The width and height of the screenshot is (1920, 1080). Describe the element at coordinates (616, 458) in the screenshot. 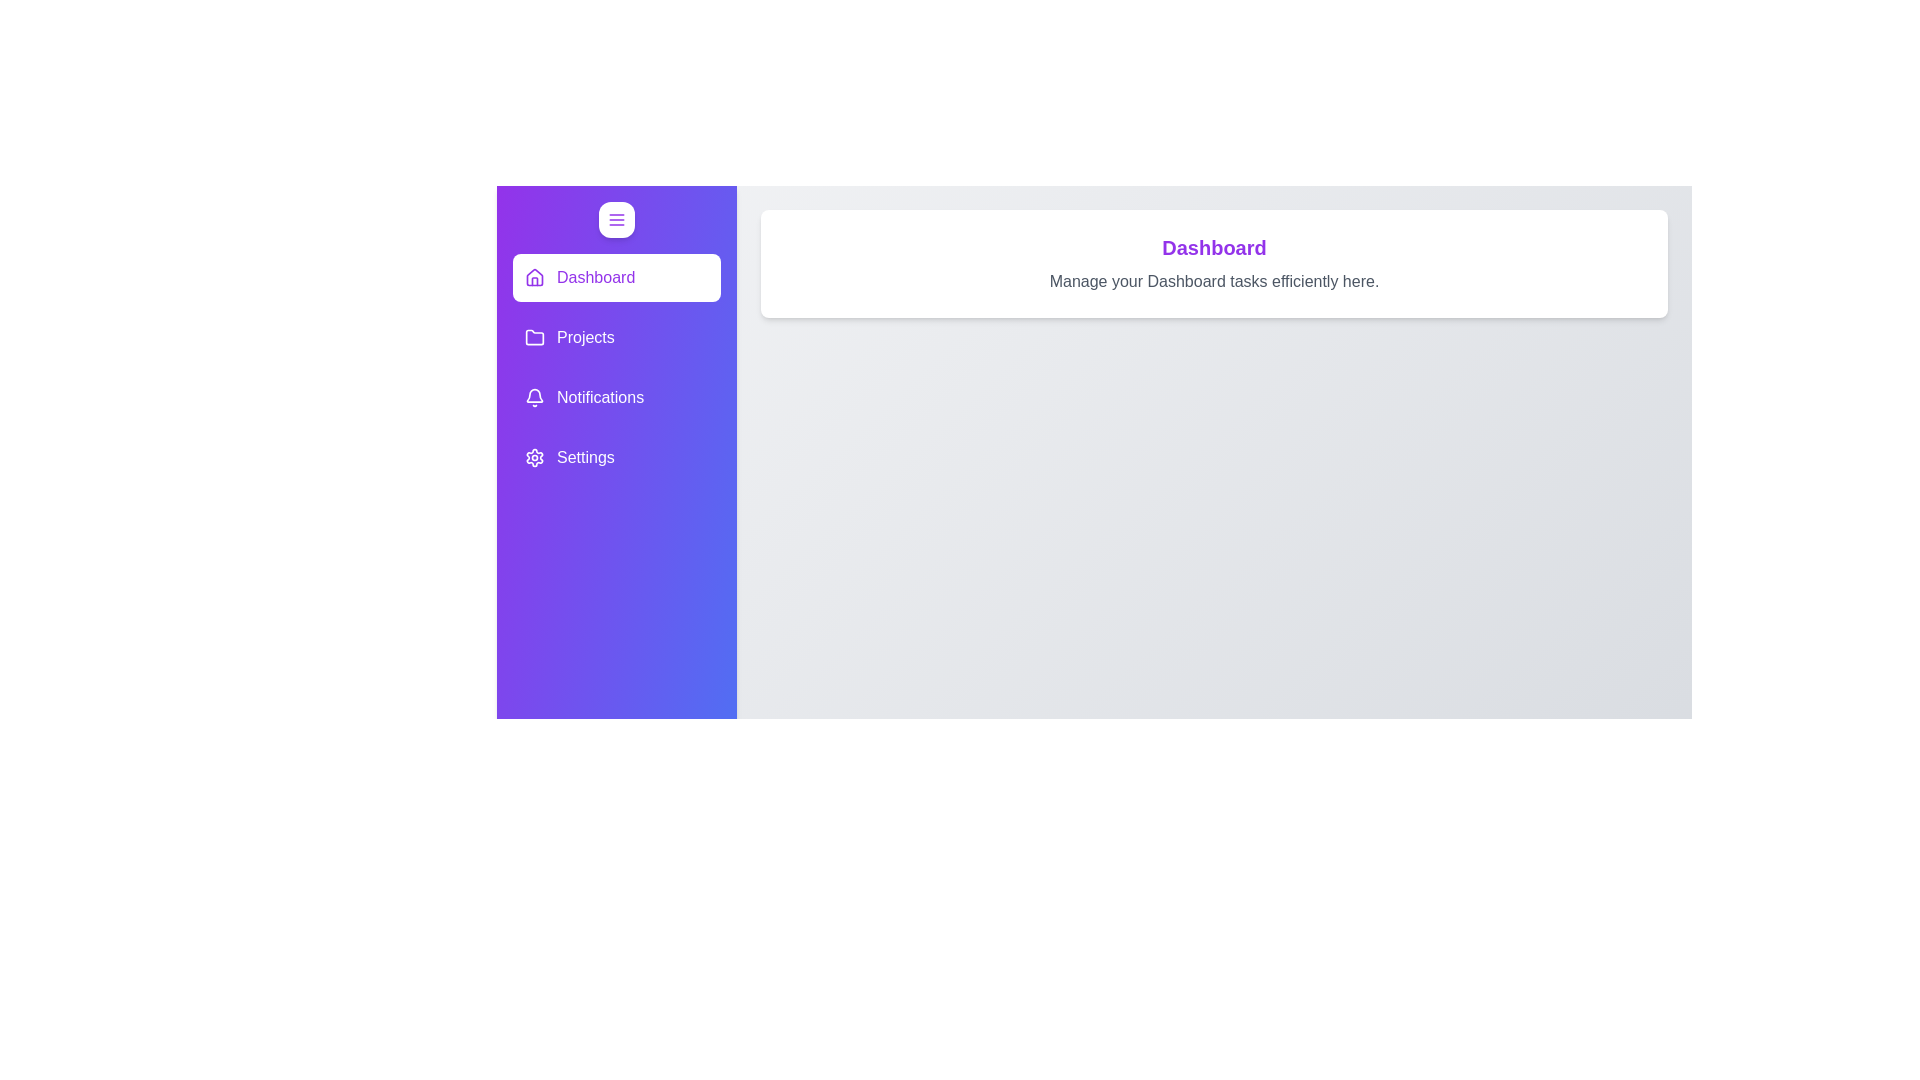

I see `the element labeled Settings to observe its hover effects` at that location.